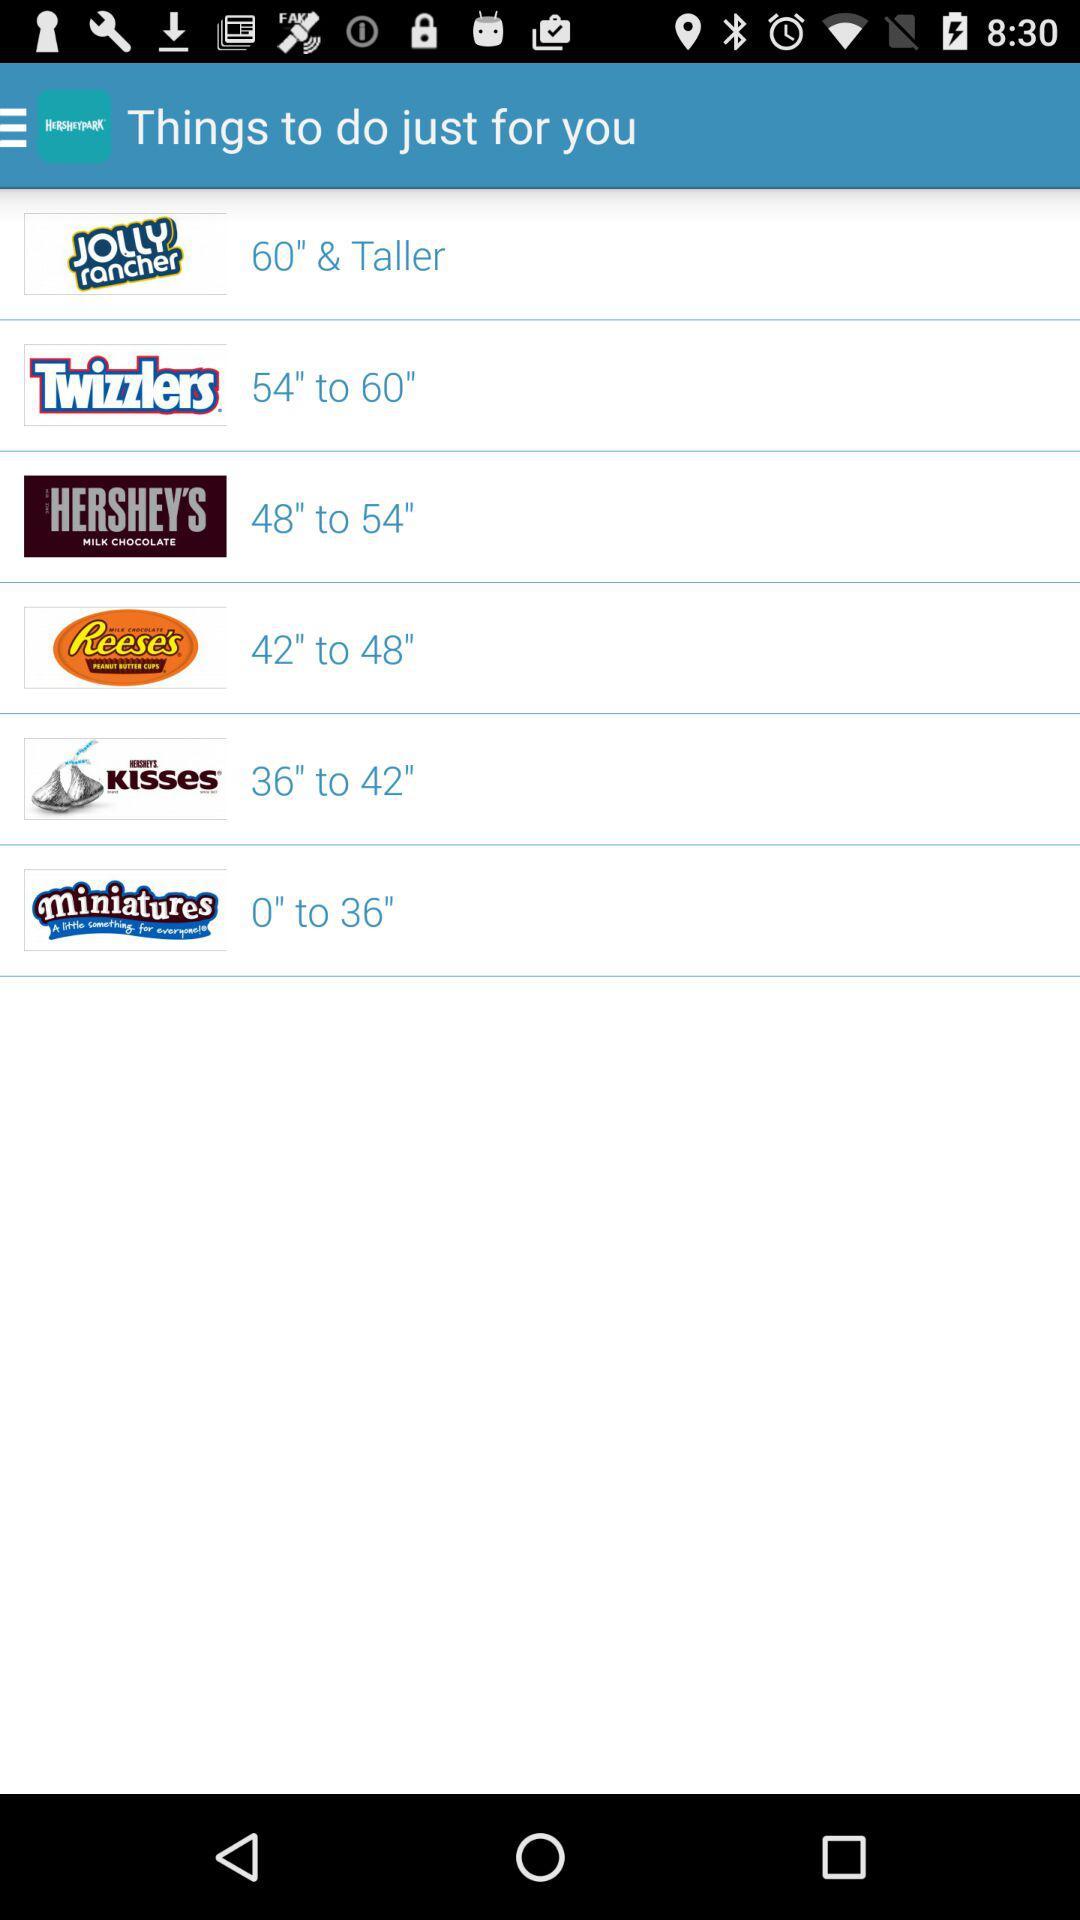 The image size is (1080, 1920). I want to click on the item above the 54" to 60", so click(653, 253).